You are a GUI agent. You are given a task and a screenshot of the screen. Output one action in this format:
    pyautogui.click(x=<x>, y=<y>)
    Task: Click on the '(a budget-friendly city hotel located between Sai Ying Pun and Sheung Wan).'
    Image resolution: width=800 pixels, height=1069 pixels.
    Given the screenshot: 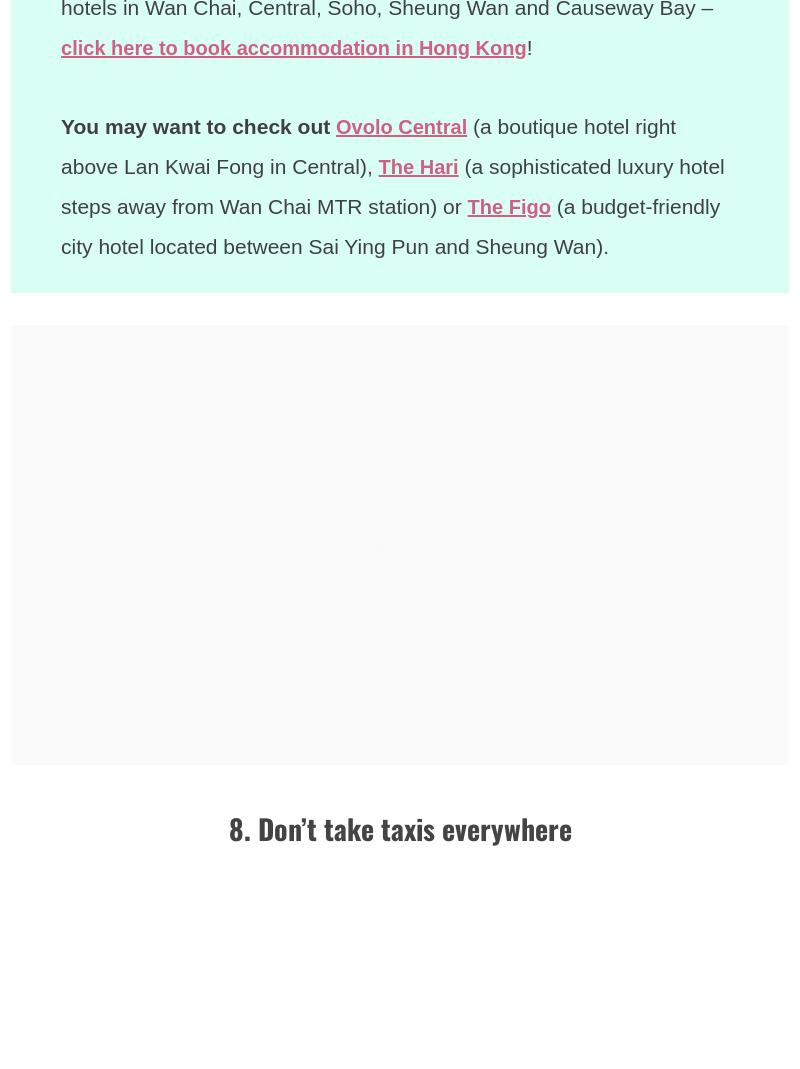 What is the action you would take?
    pyautogui.click(x=391, y=225)
    